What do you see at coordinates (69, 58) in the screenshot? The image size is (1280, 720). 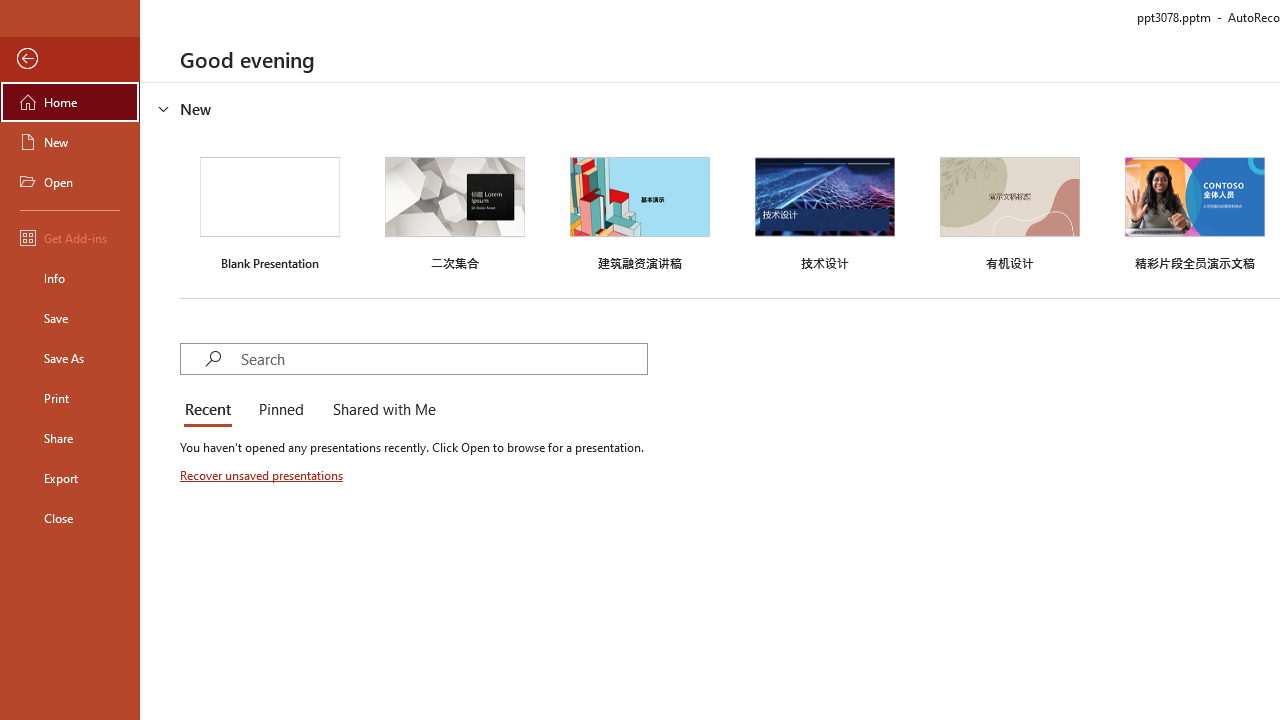 I see `'Back'` at bounding box center [69, 58].